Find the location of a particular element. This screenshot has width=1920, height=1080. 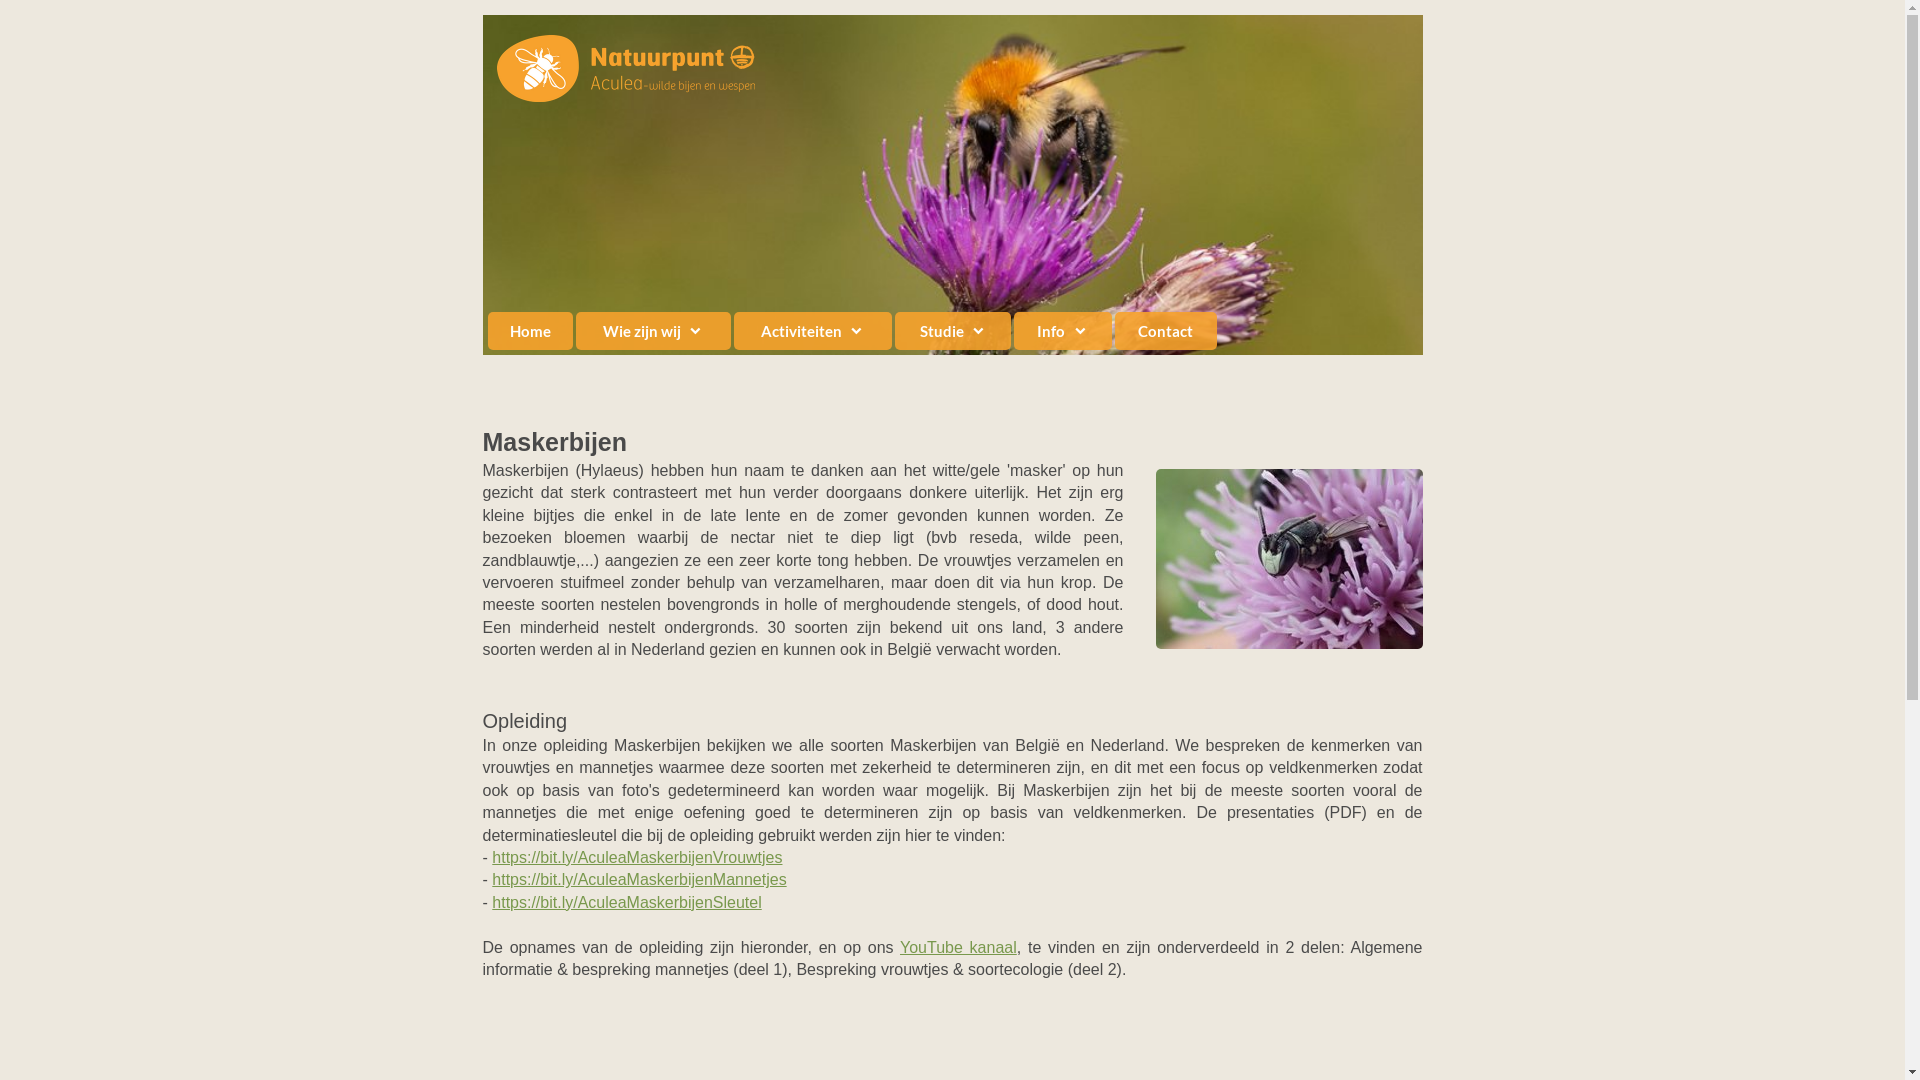

'https://bit.ly/AculeaMaskerbijenSleutel' is located at coordinates (625, 902).